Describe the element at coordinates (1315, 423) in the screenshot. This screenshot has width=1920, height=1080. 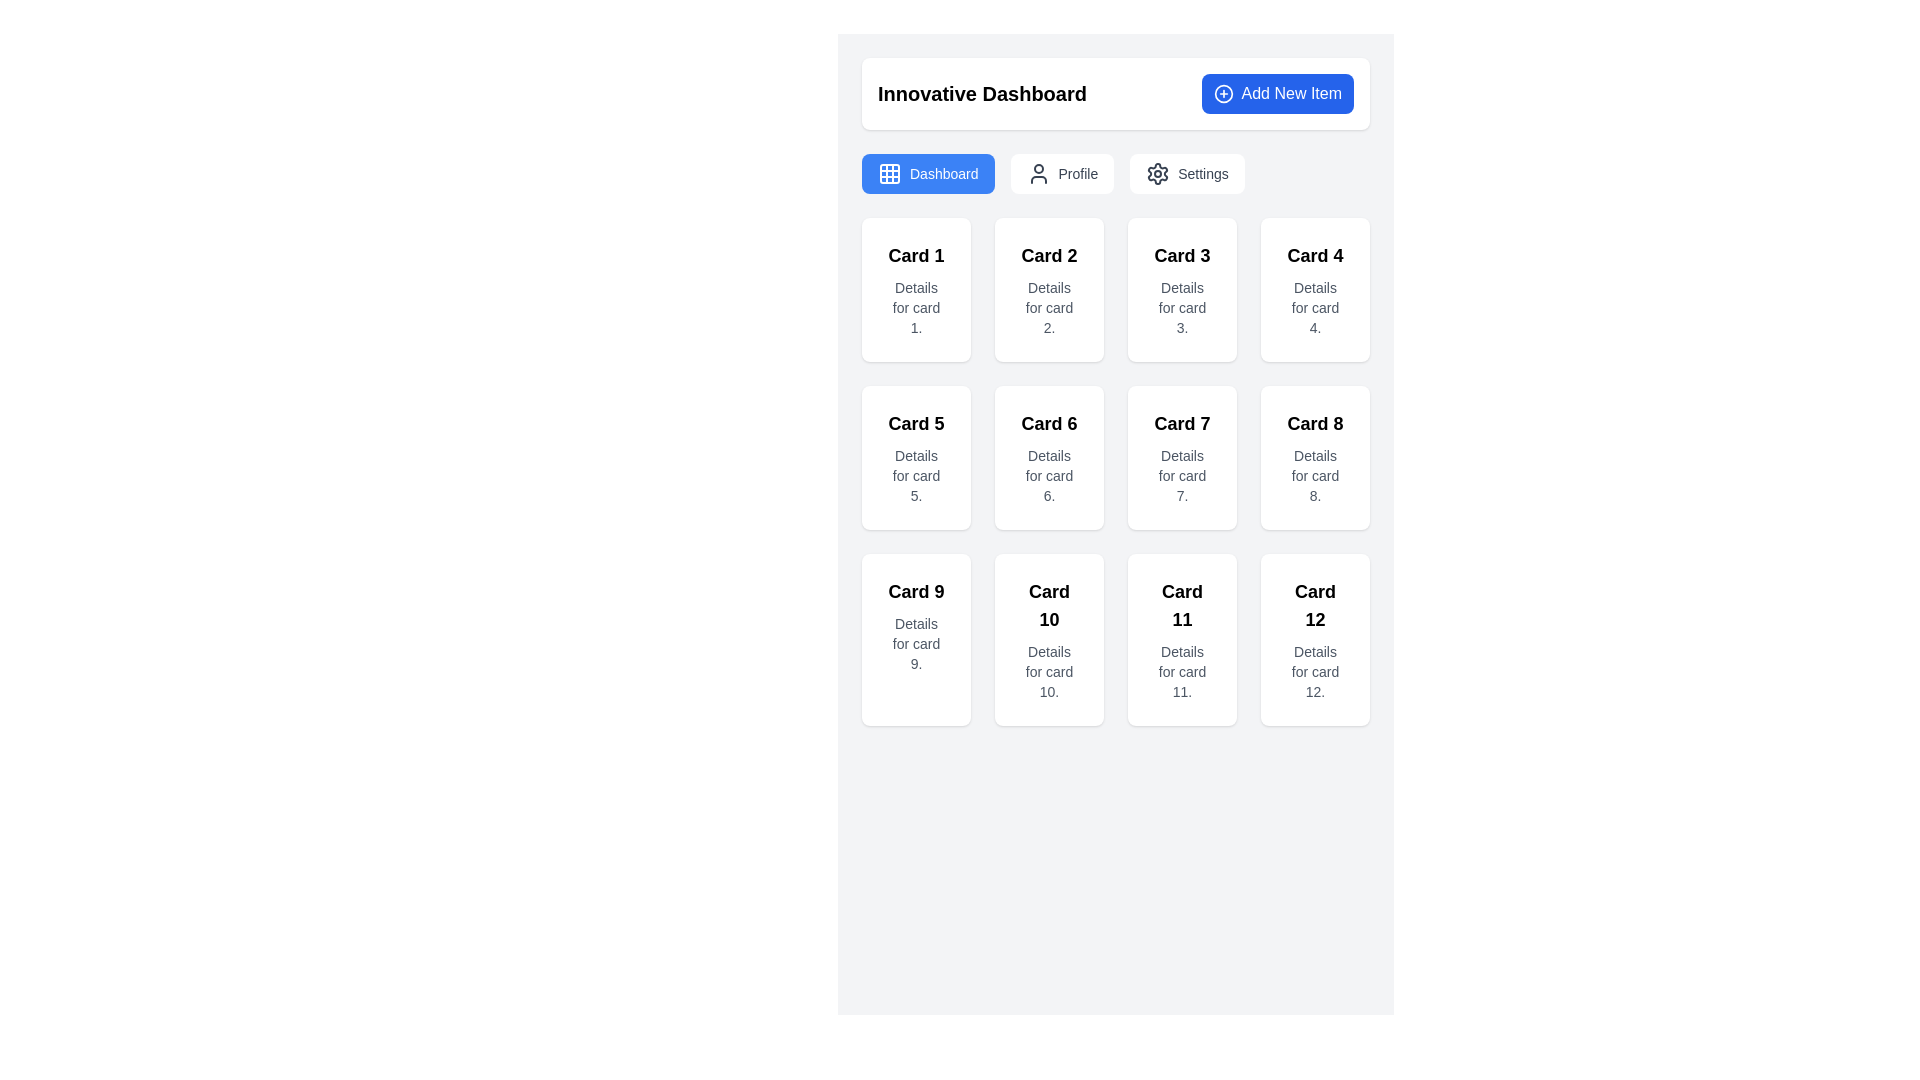
I see `the title of the eighth card in the grid layout, which is located in the second row and fourth column, providing a brief identifier or summary of the card's content` at that location.